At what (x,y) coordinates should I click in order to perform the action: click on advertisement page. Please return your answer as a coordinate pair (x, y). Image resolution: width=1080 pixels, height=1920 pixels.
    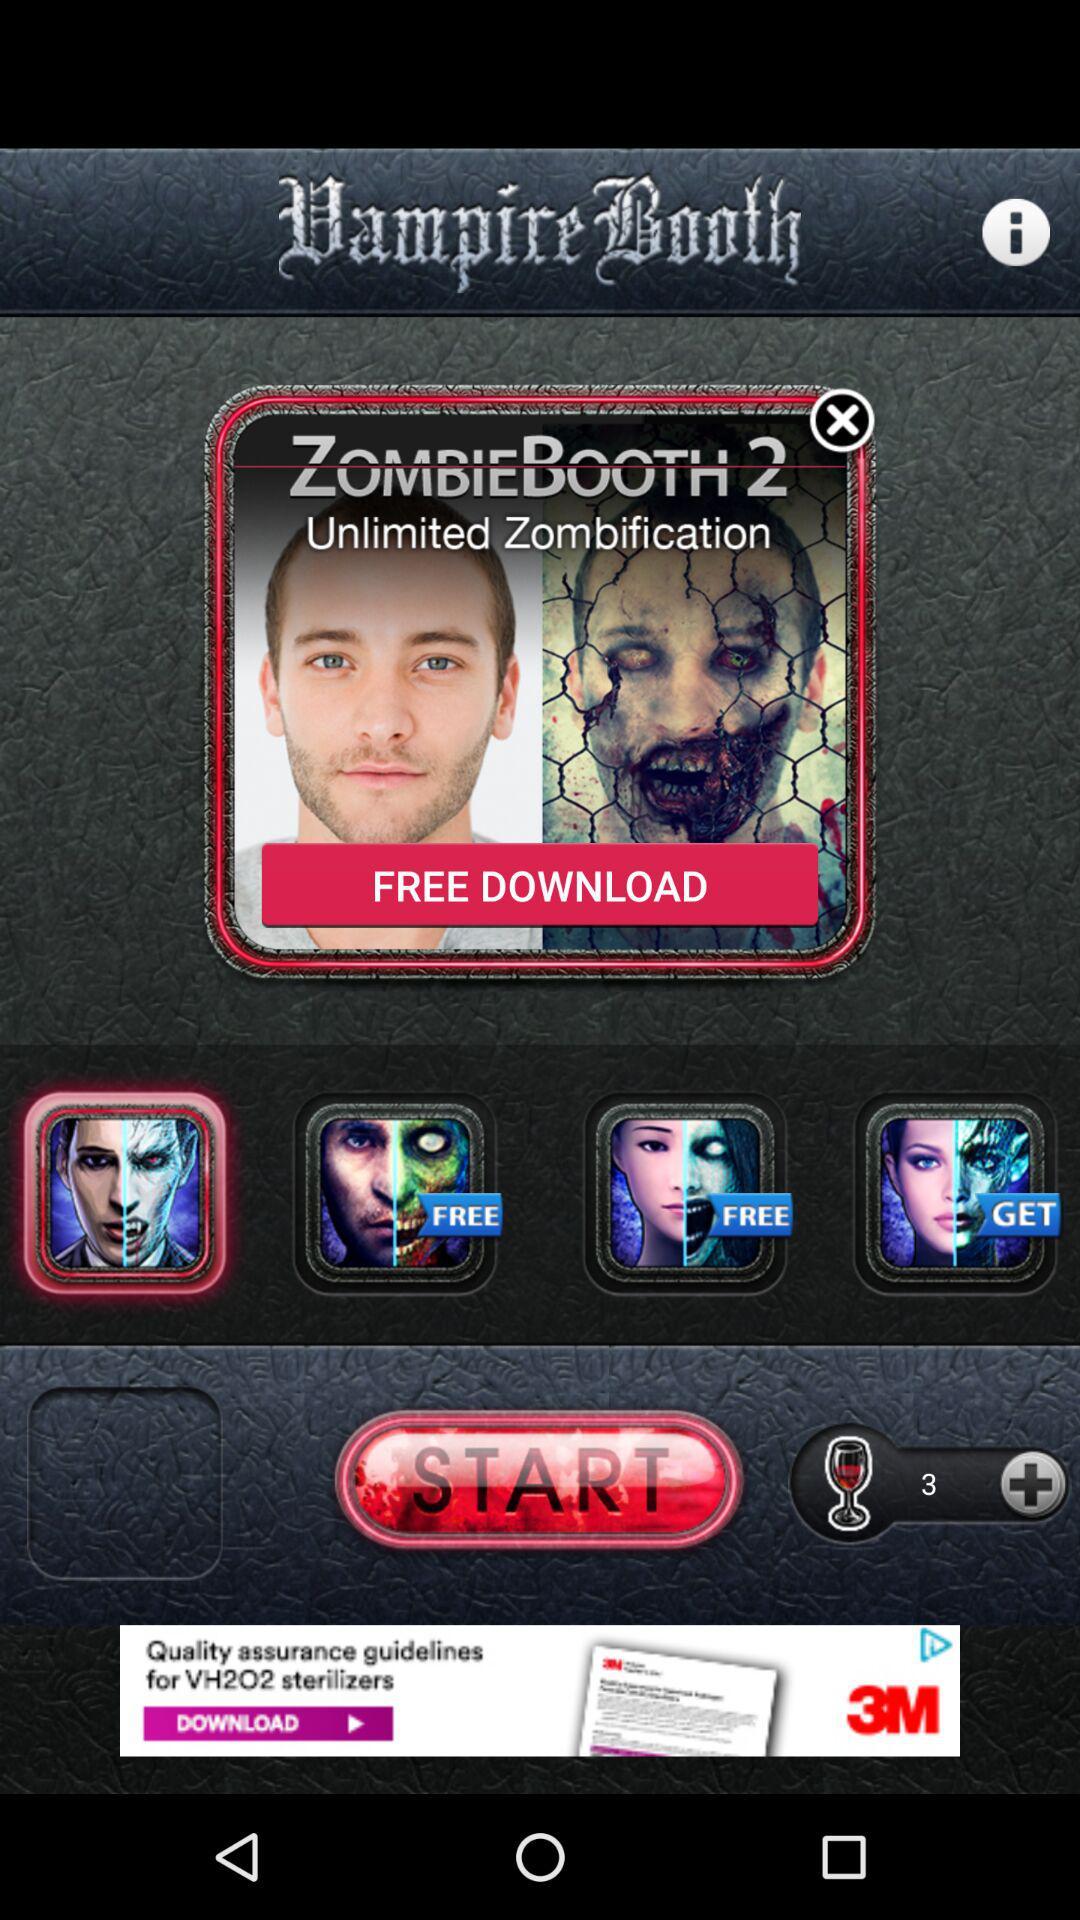
    Looking at the image, I should click on (684, 1192).